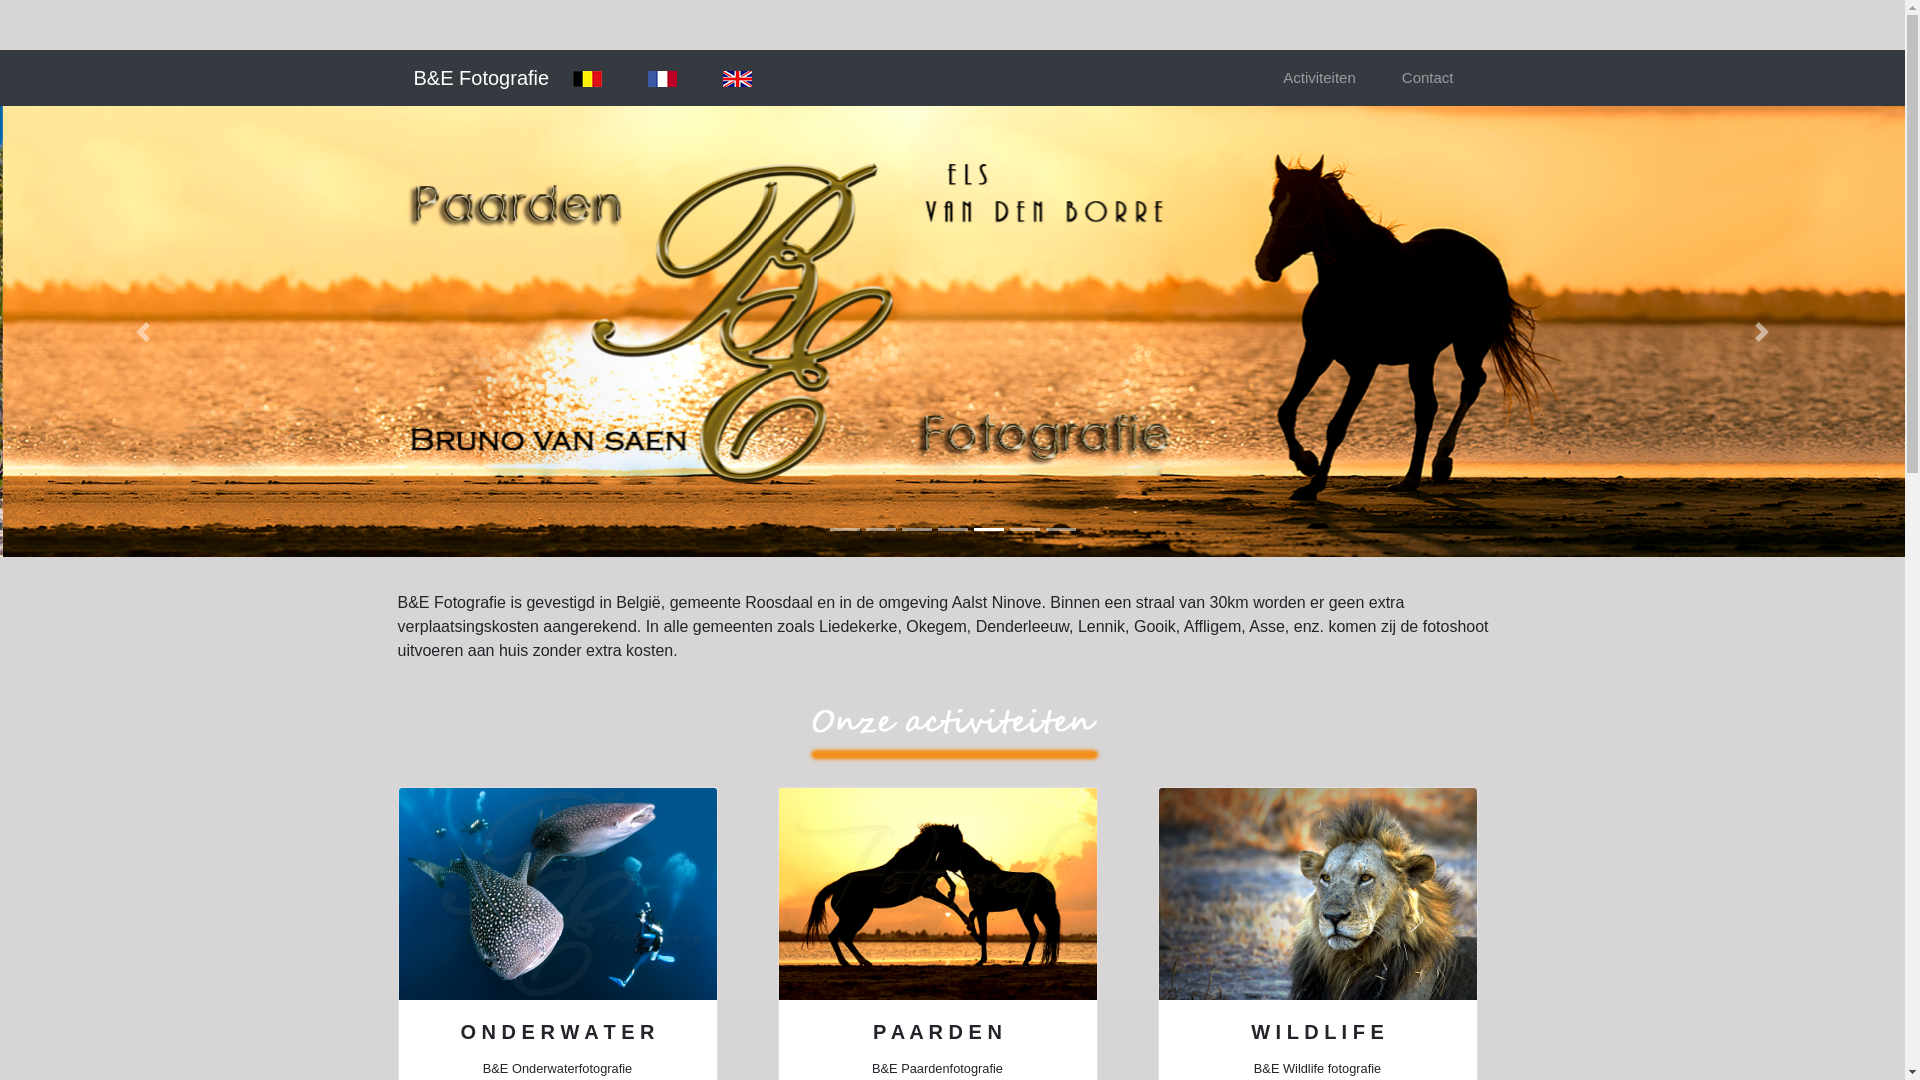 The width and height of the screenshot is (1920, 1080). What do you see at coordinates (1427, 77) in the screenshot?
I see `'Contact'` at bounding box center [1427, 77].